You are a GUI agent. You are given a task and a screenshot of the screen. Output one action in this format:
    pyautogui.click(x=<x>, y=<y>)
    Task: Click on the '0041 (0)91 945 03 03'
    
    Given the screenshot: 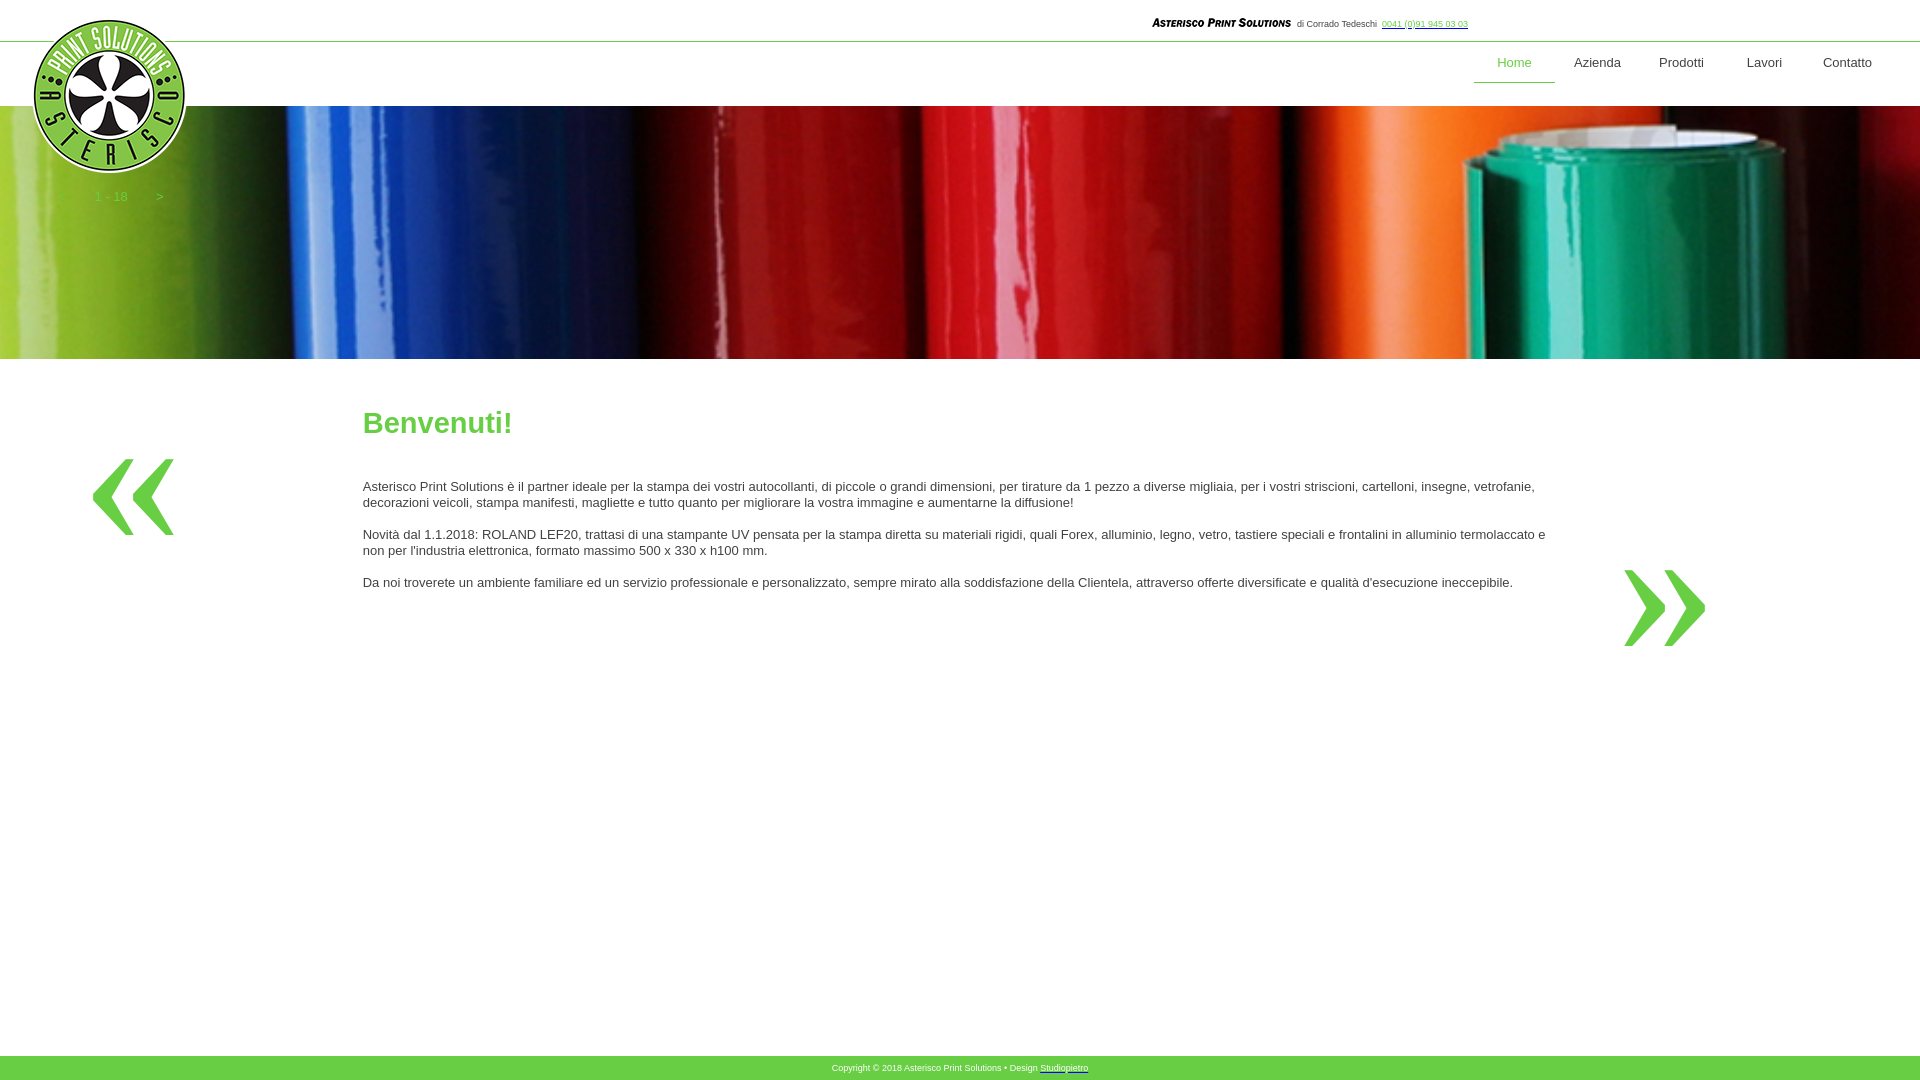 What is the action you would take?
    pyautogui.click(x=1424, y=23)
    